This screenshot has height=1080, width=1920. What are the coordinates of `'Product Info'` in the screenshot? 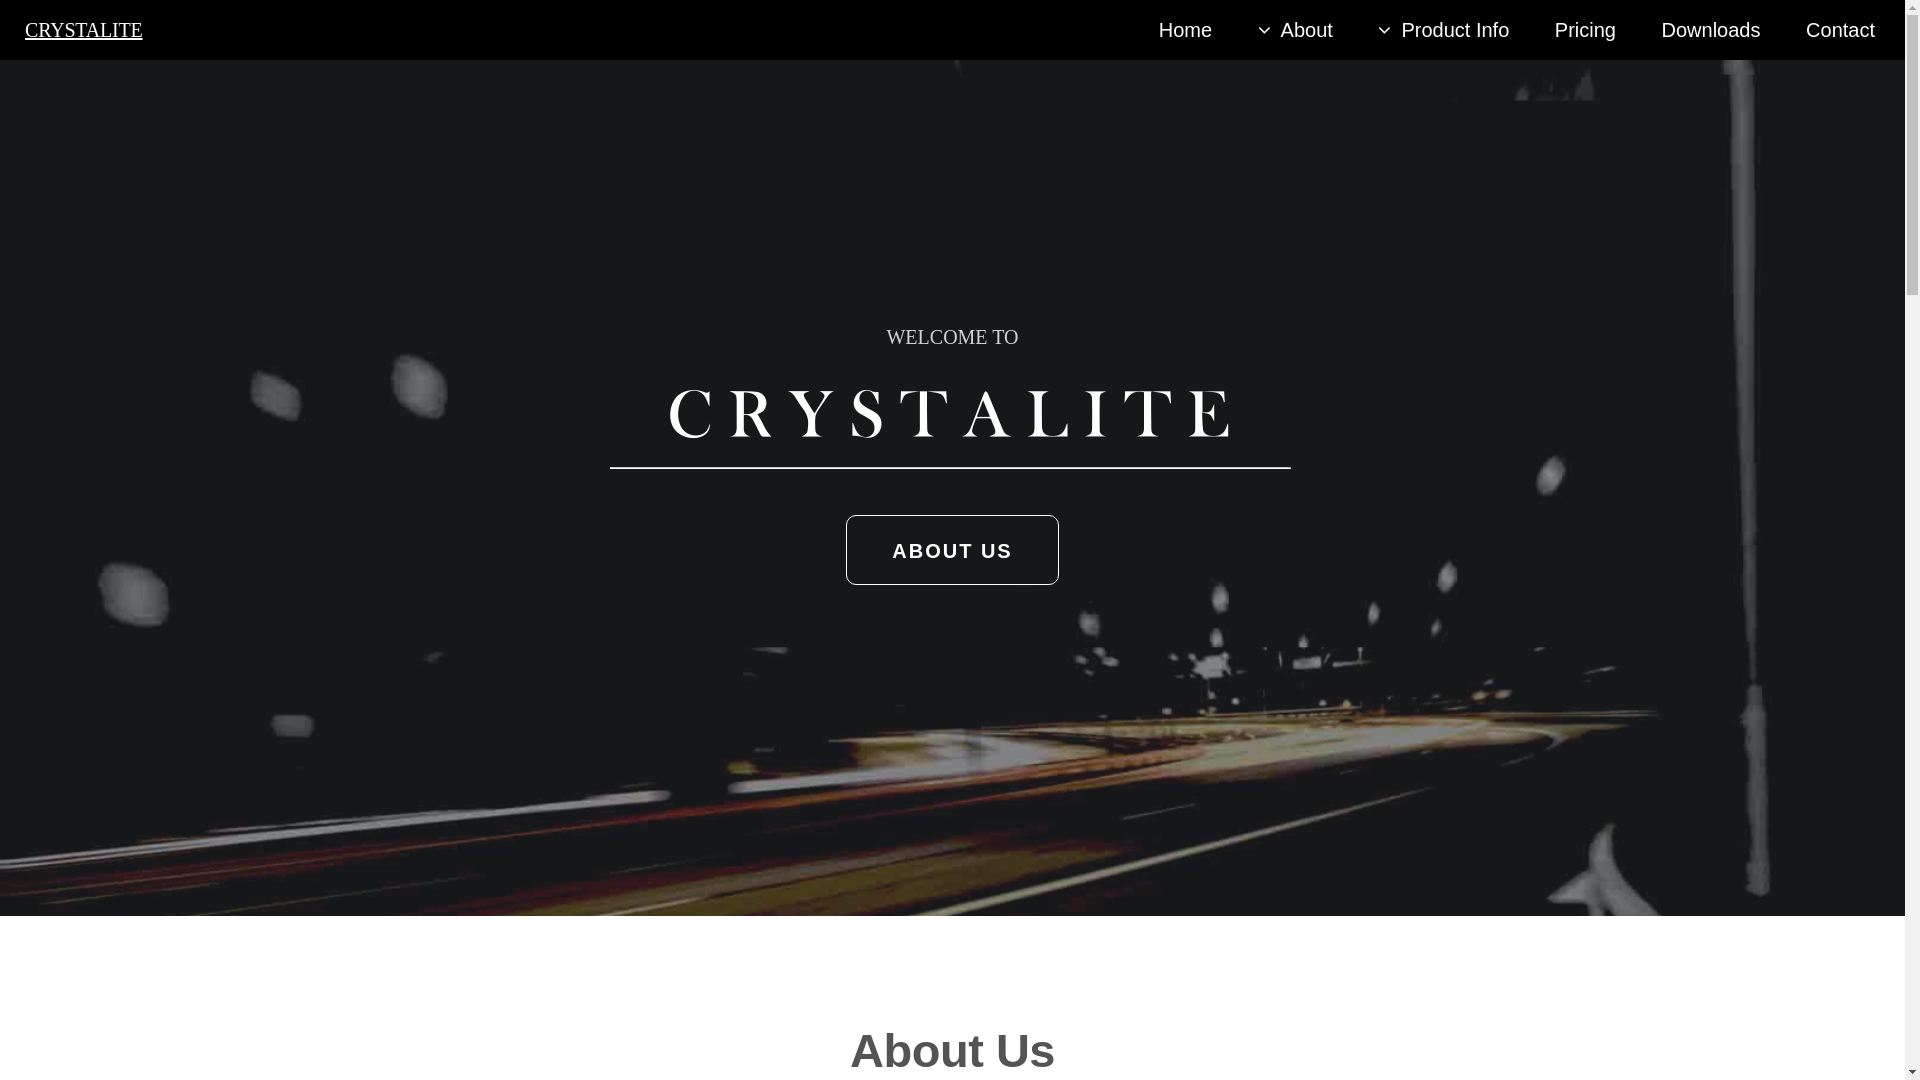 It's located at (1443, 30).